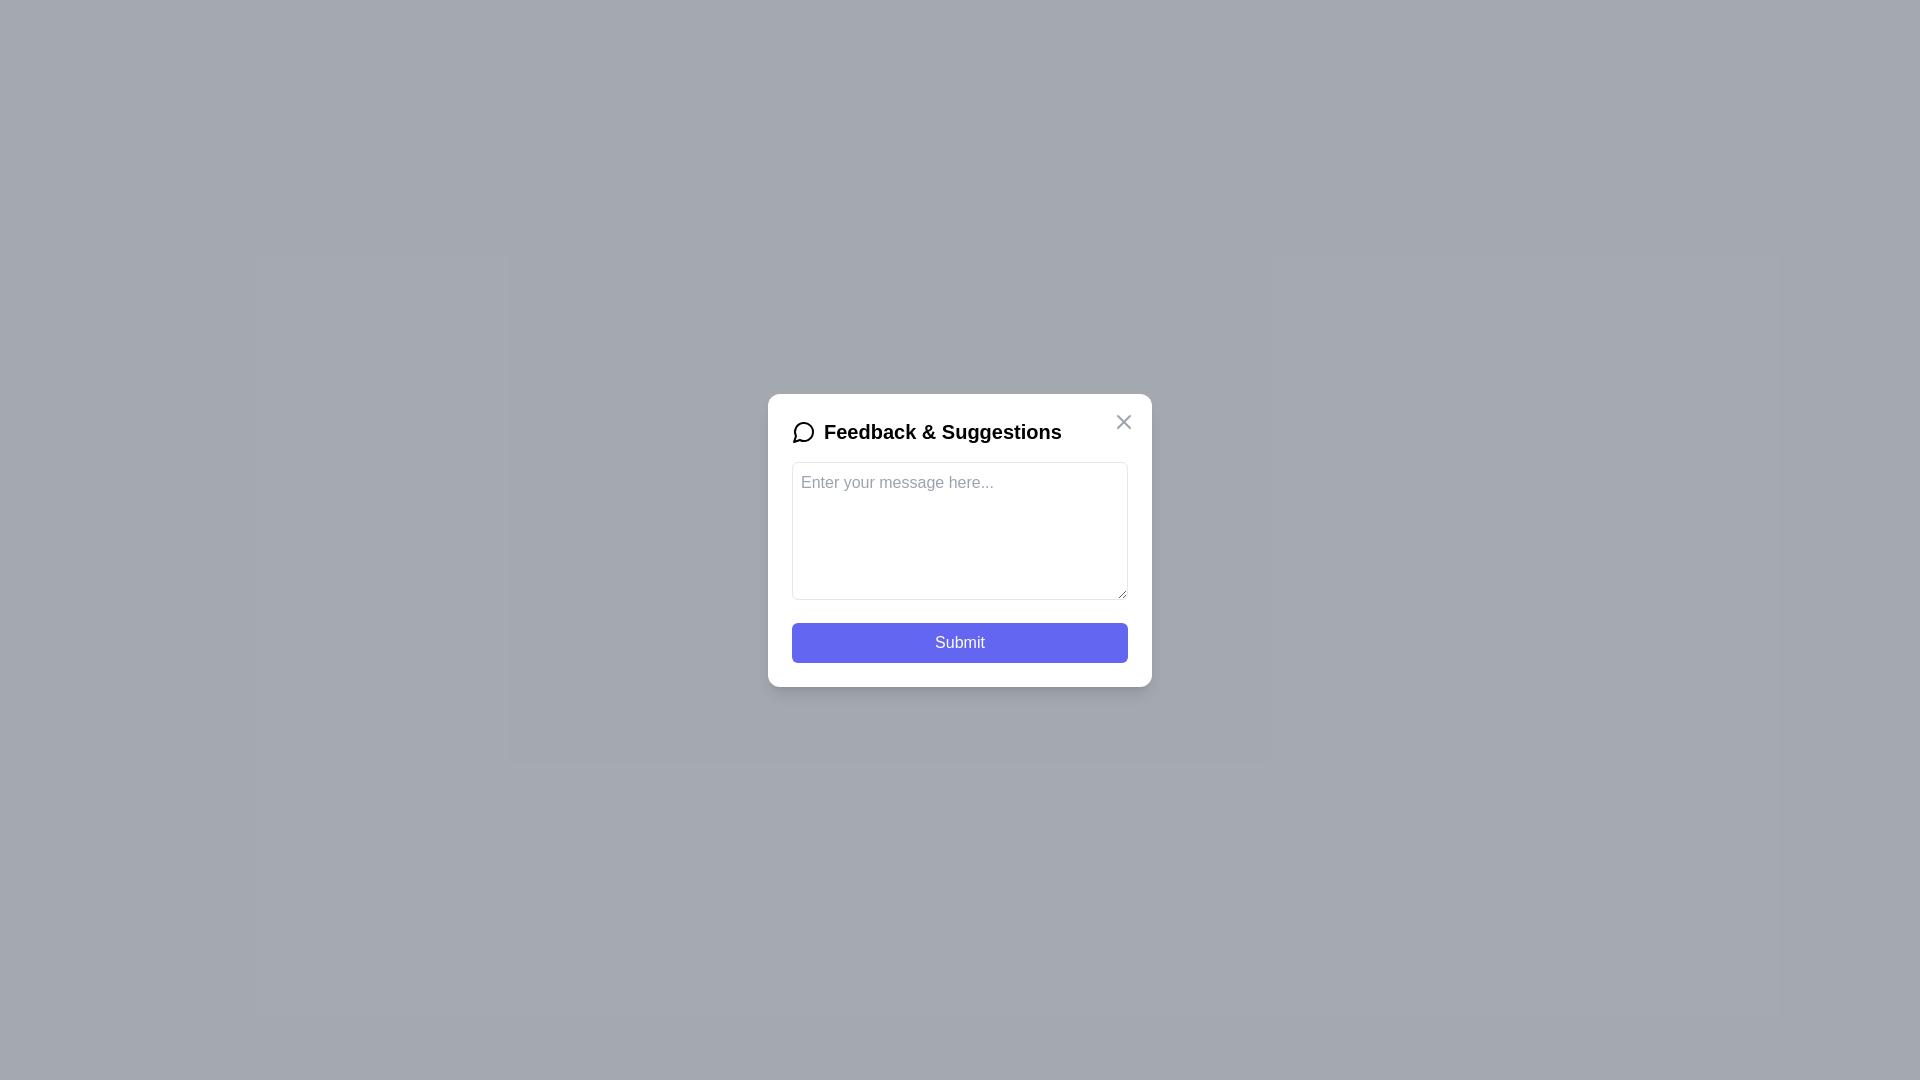  Describe the element at coordinates (1123, 420) in the screenshot. I see `the close icon button (styled as an 'X') in the top-right corner of the feedback form` at that location.